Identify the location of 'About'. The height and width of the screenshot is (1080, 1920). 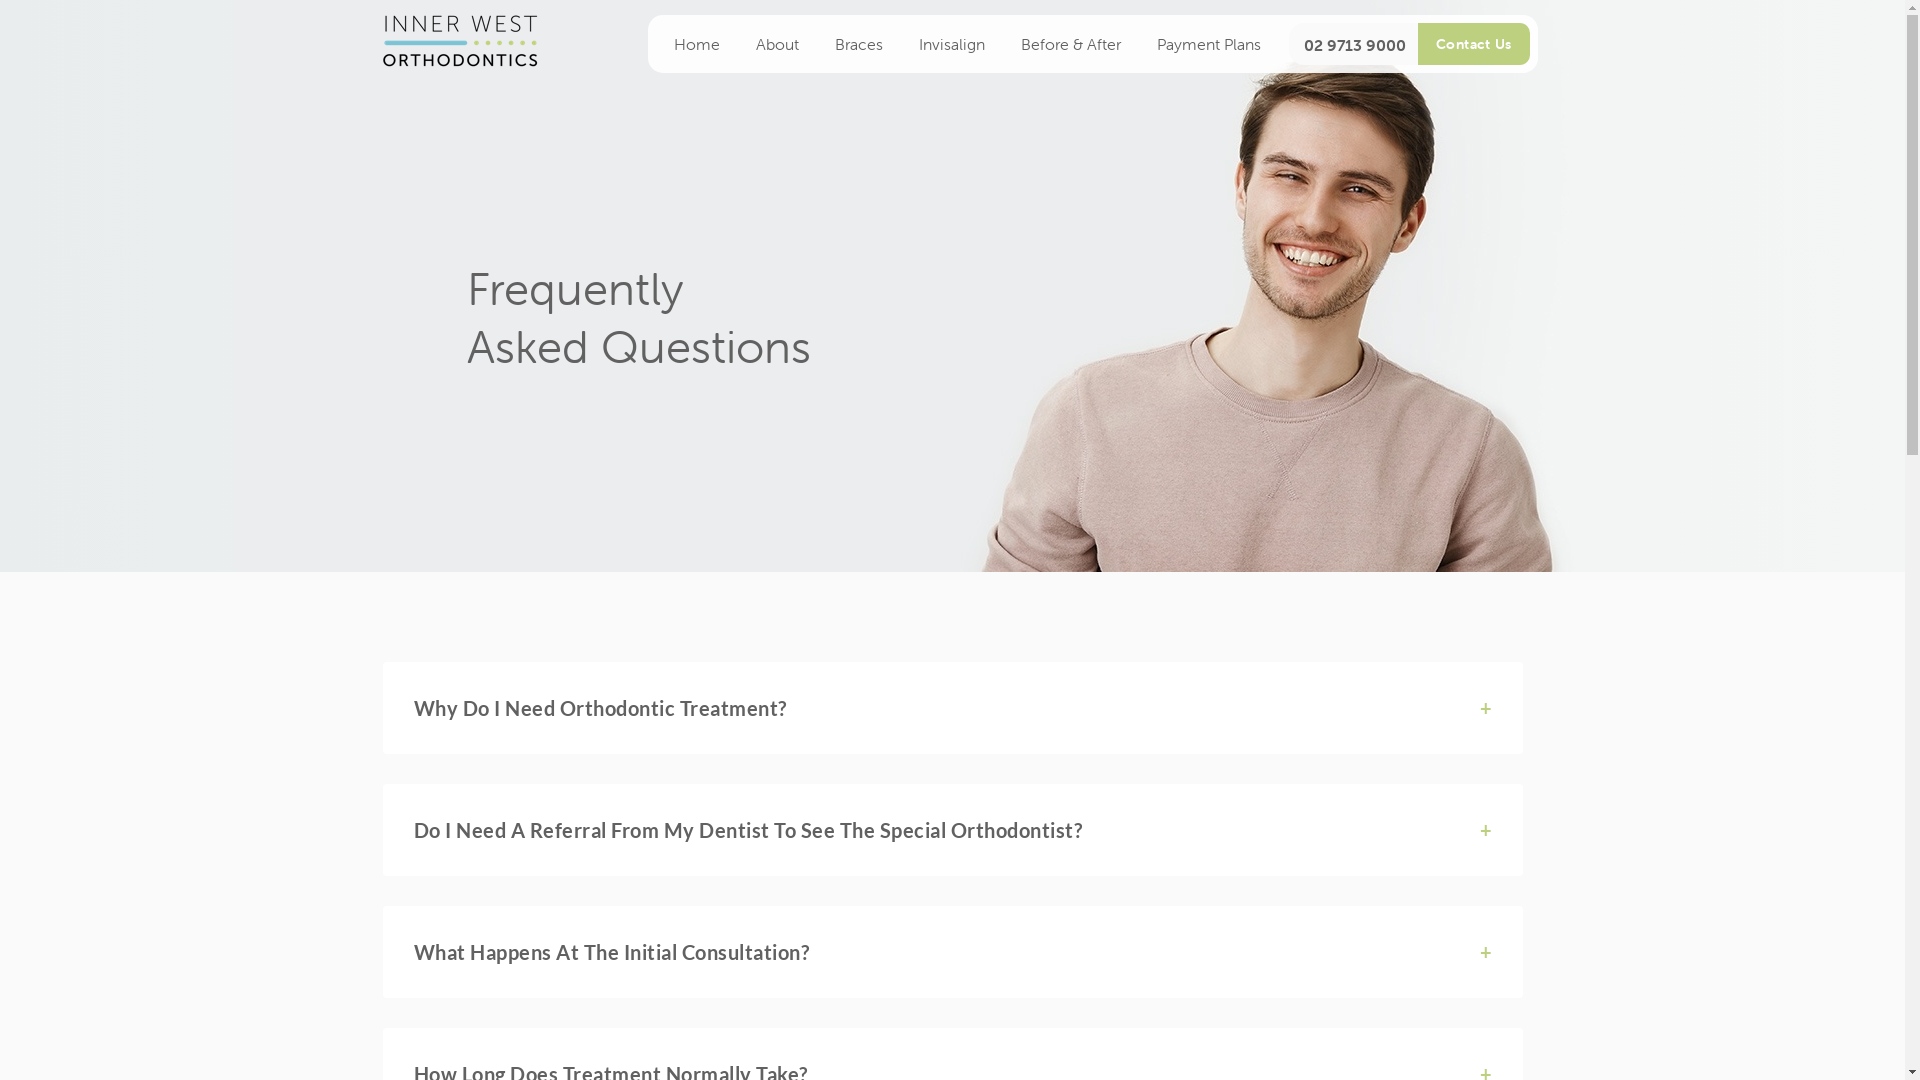
(737, 43).